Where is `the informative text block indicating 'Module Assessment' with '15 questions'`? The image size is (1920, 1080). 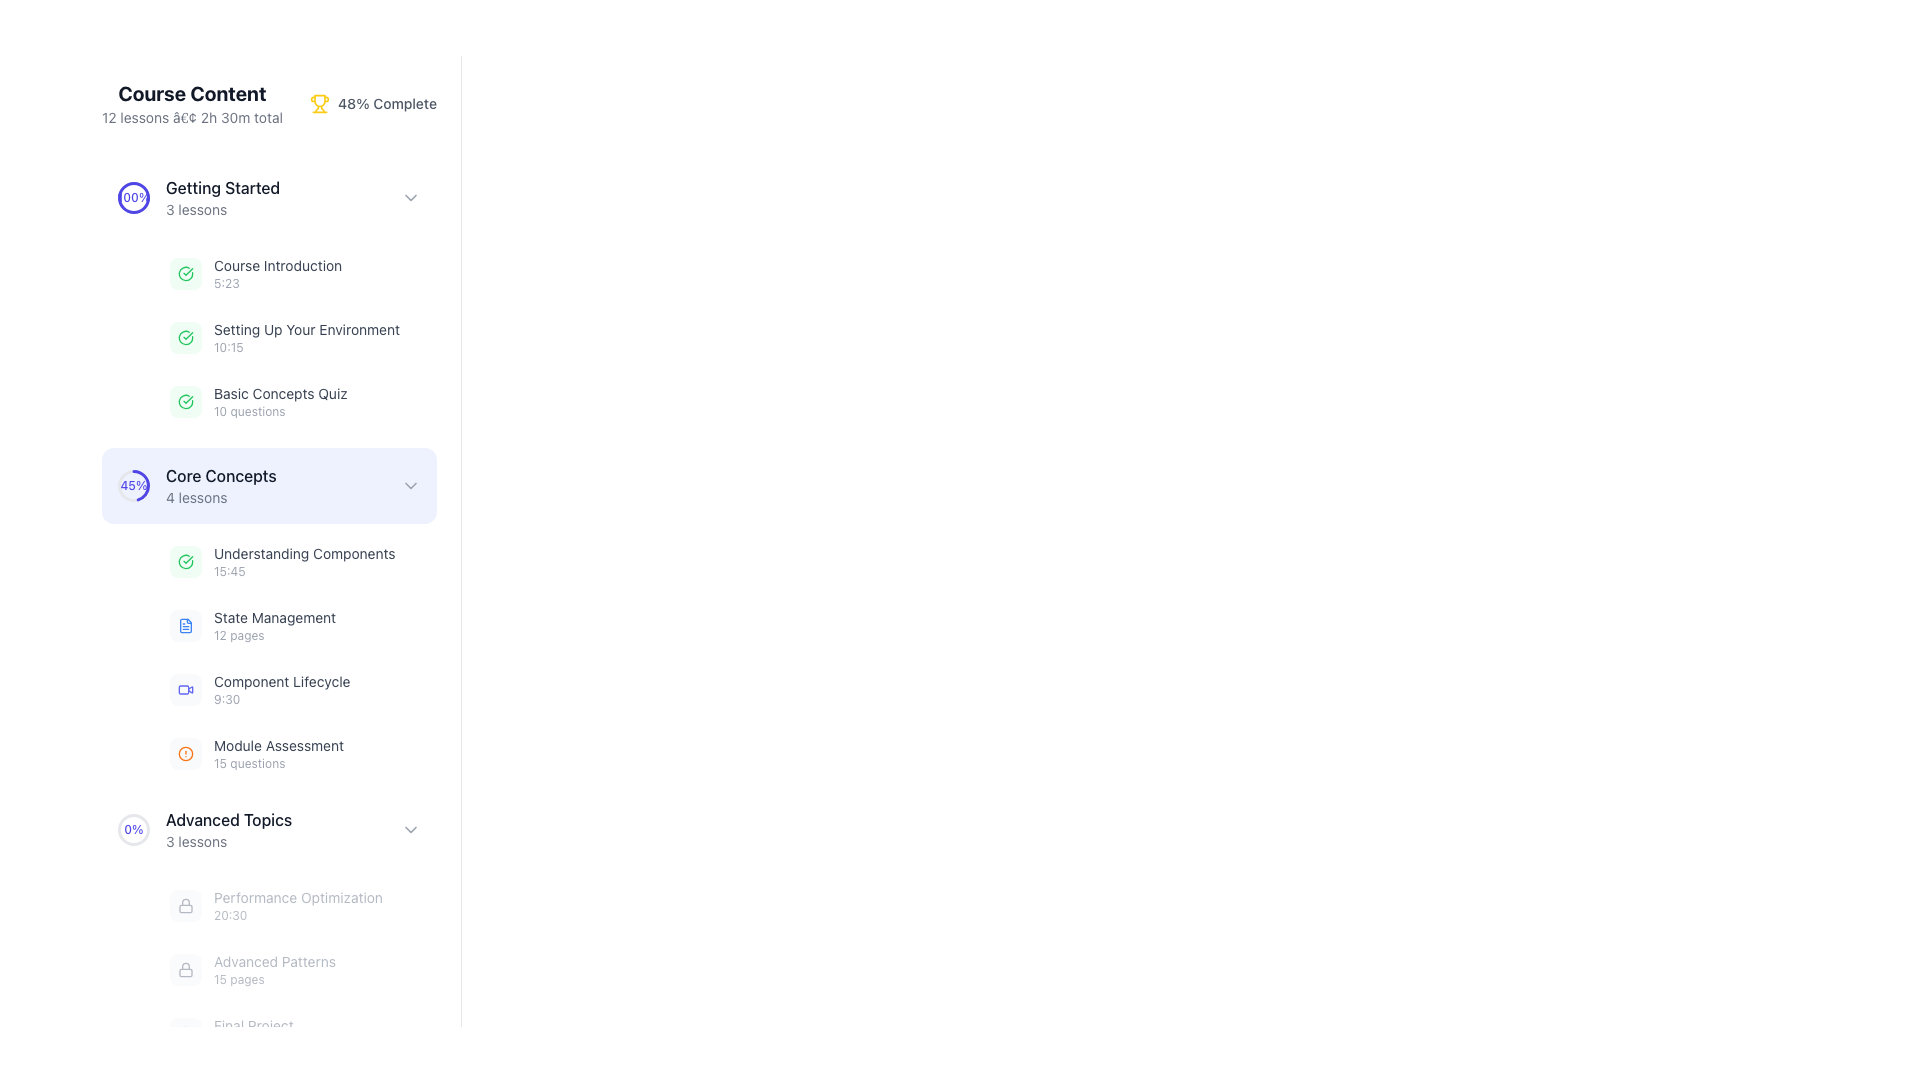
the informative text block indicating 'Module Assessment' with '15 questions' is located at coordinates (277, 753).